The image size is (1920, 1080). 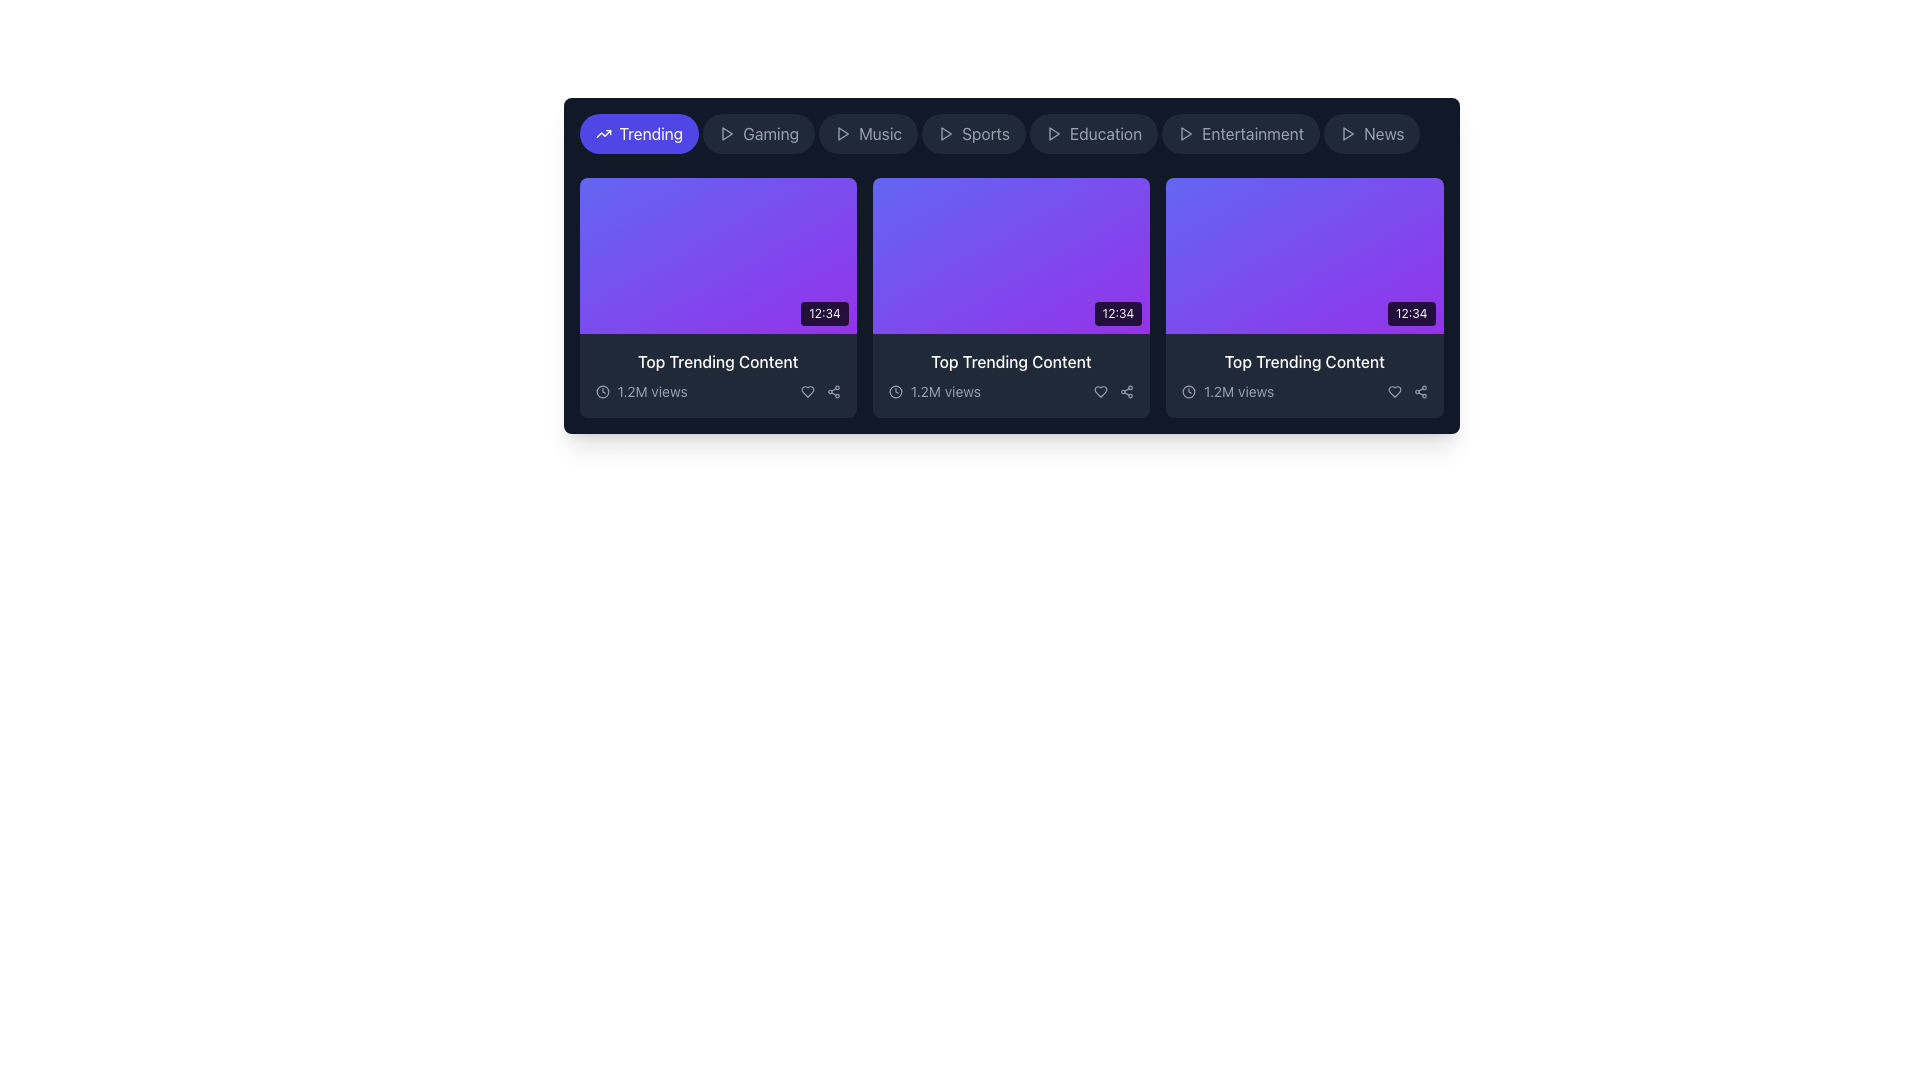 I want to click on the view count display field located beneath the 'Top Trending Content' title, positioned in the second card of the horizontally scrolling list, so click(x=1011, y=391).